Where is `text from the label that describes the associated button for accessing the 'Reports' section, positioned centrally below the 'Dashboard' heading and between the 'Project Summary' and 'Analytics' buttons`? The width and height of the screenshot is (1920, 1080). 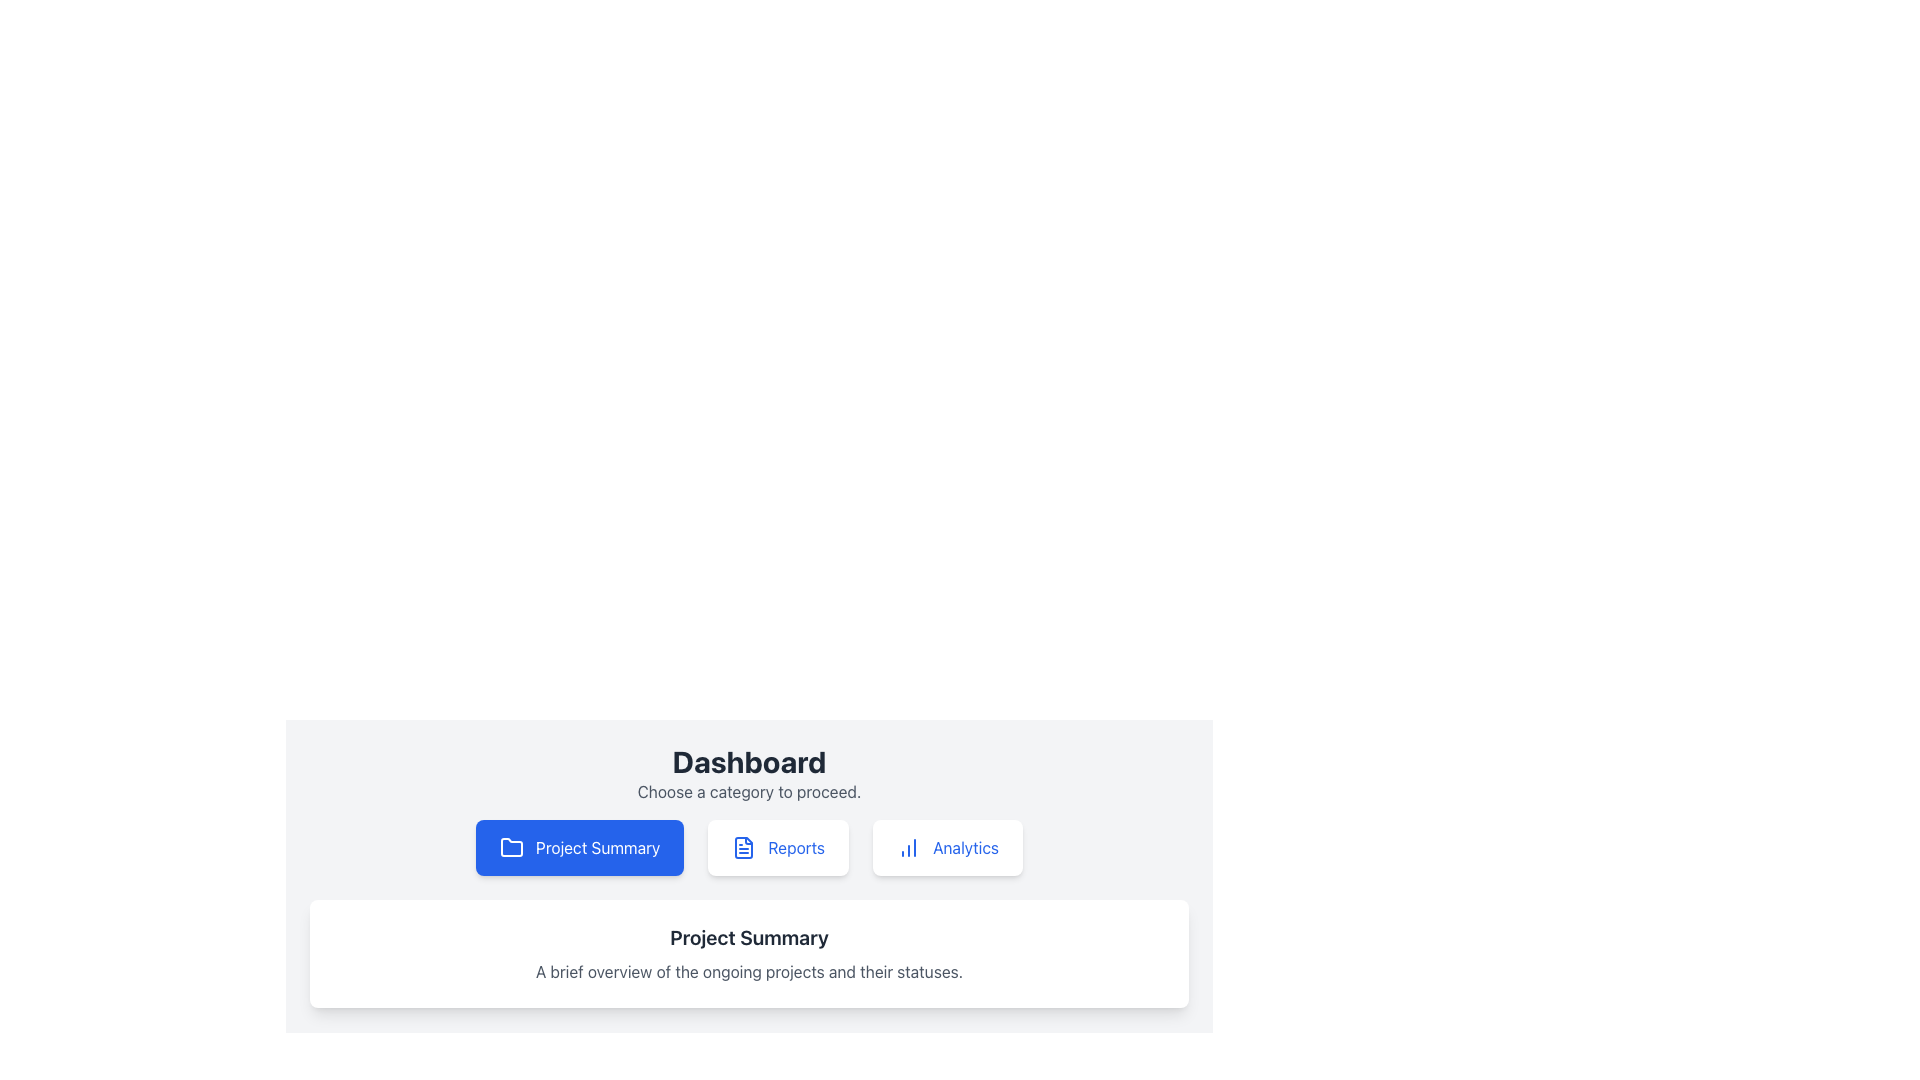 text from the label that describes the associated button for accessing the 'Reports' section, positioned centrally below the 'Dashboard' heading and between the 'Project Summary' and 'Analytics' buttons is located at coordinates (795, 848).